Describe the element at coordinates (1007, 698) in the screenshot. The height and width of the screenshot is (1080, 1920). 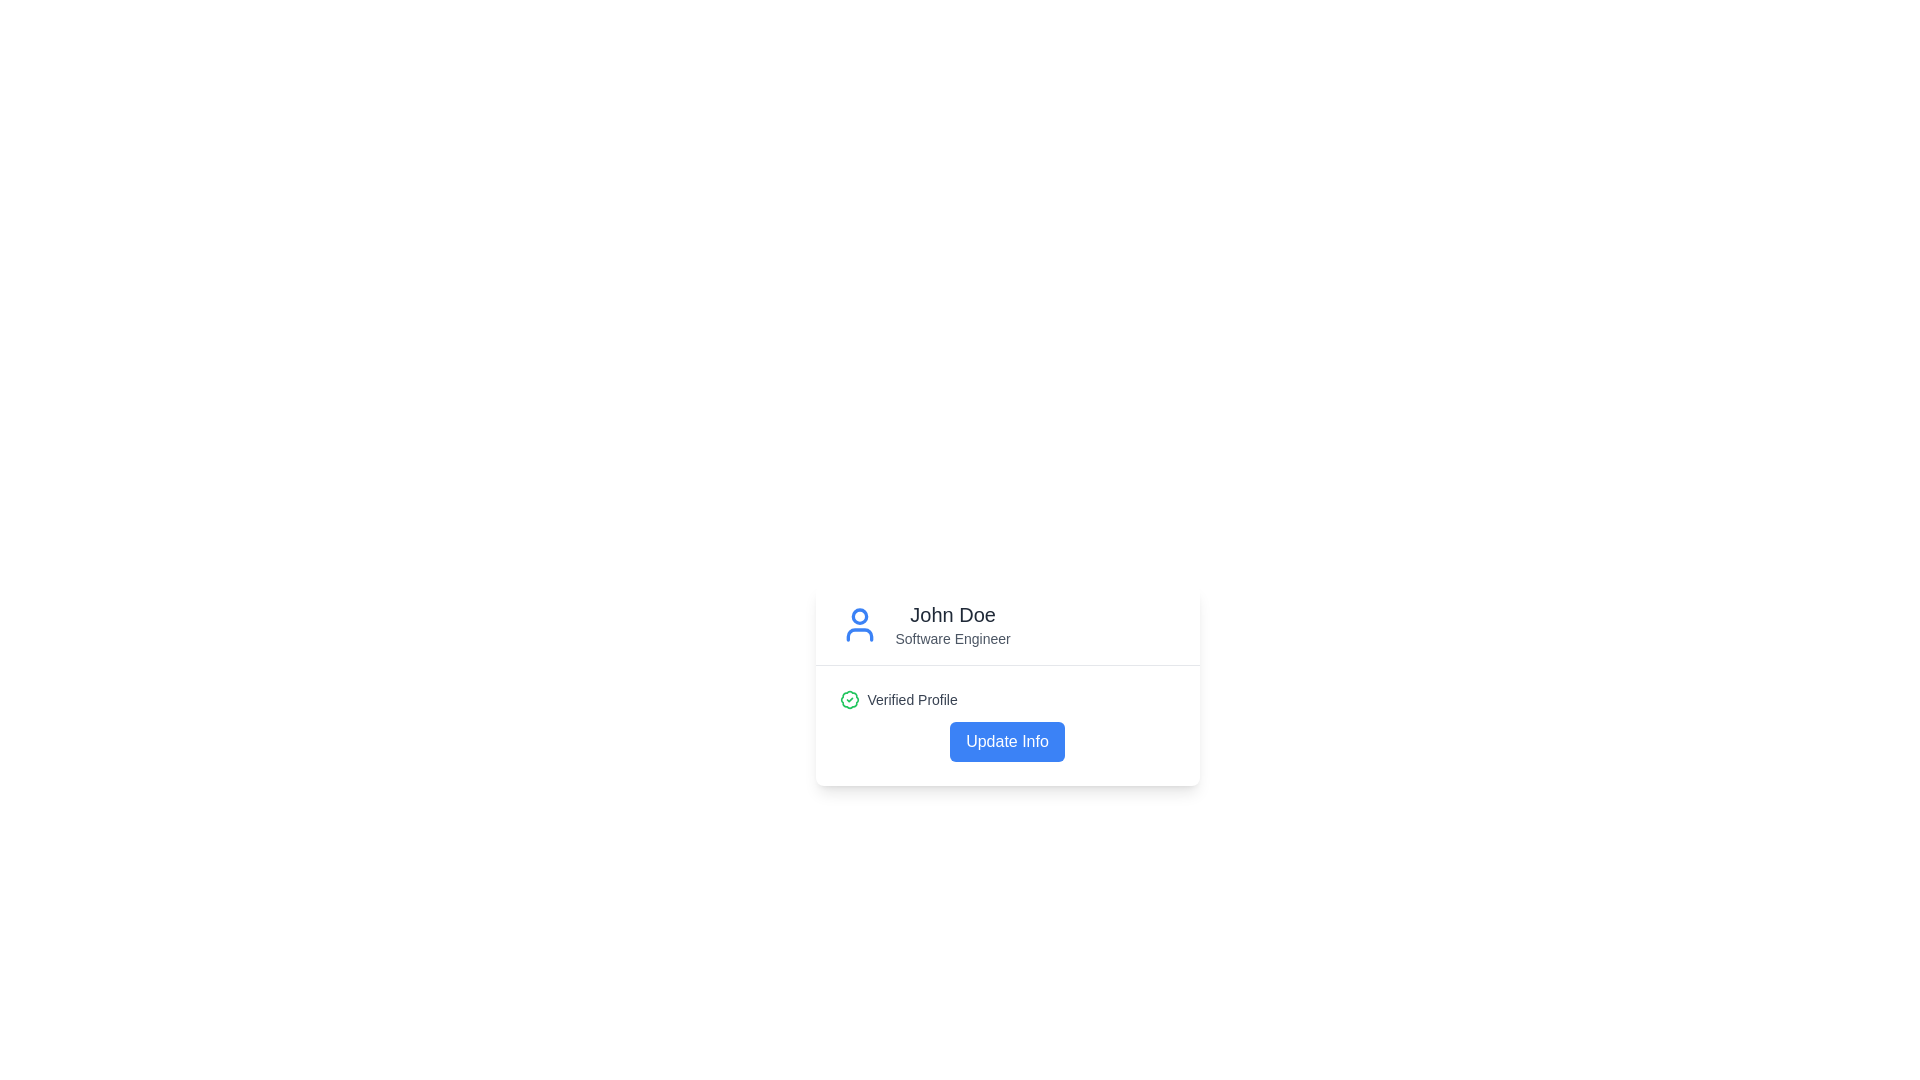
I see `the Status indicator with the green circular badge and the 'Verified Profile' text label` at that location.